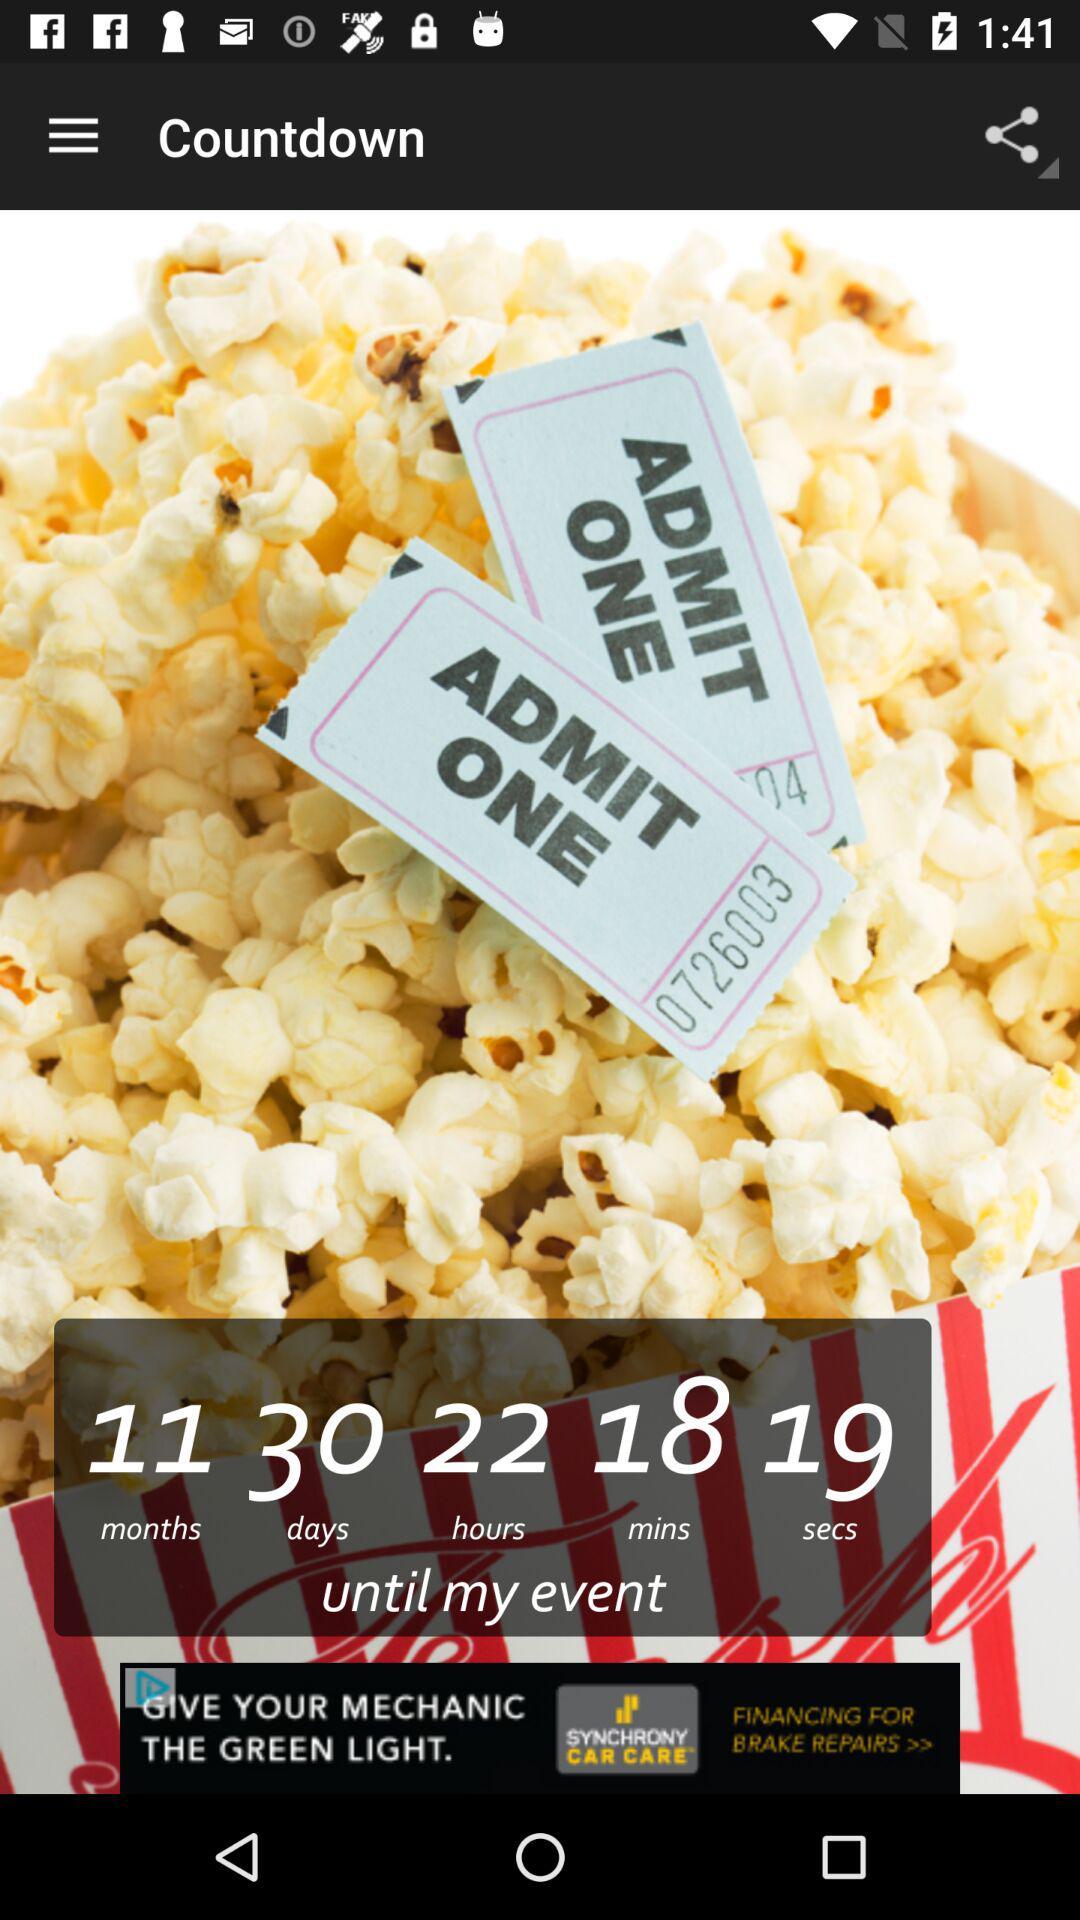  What do you see at coordinates (540, 1727) in the screenshot?
I see `opens up an application form for financing` at bounding box center [540, 1727].